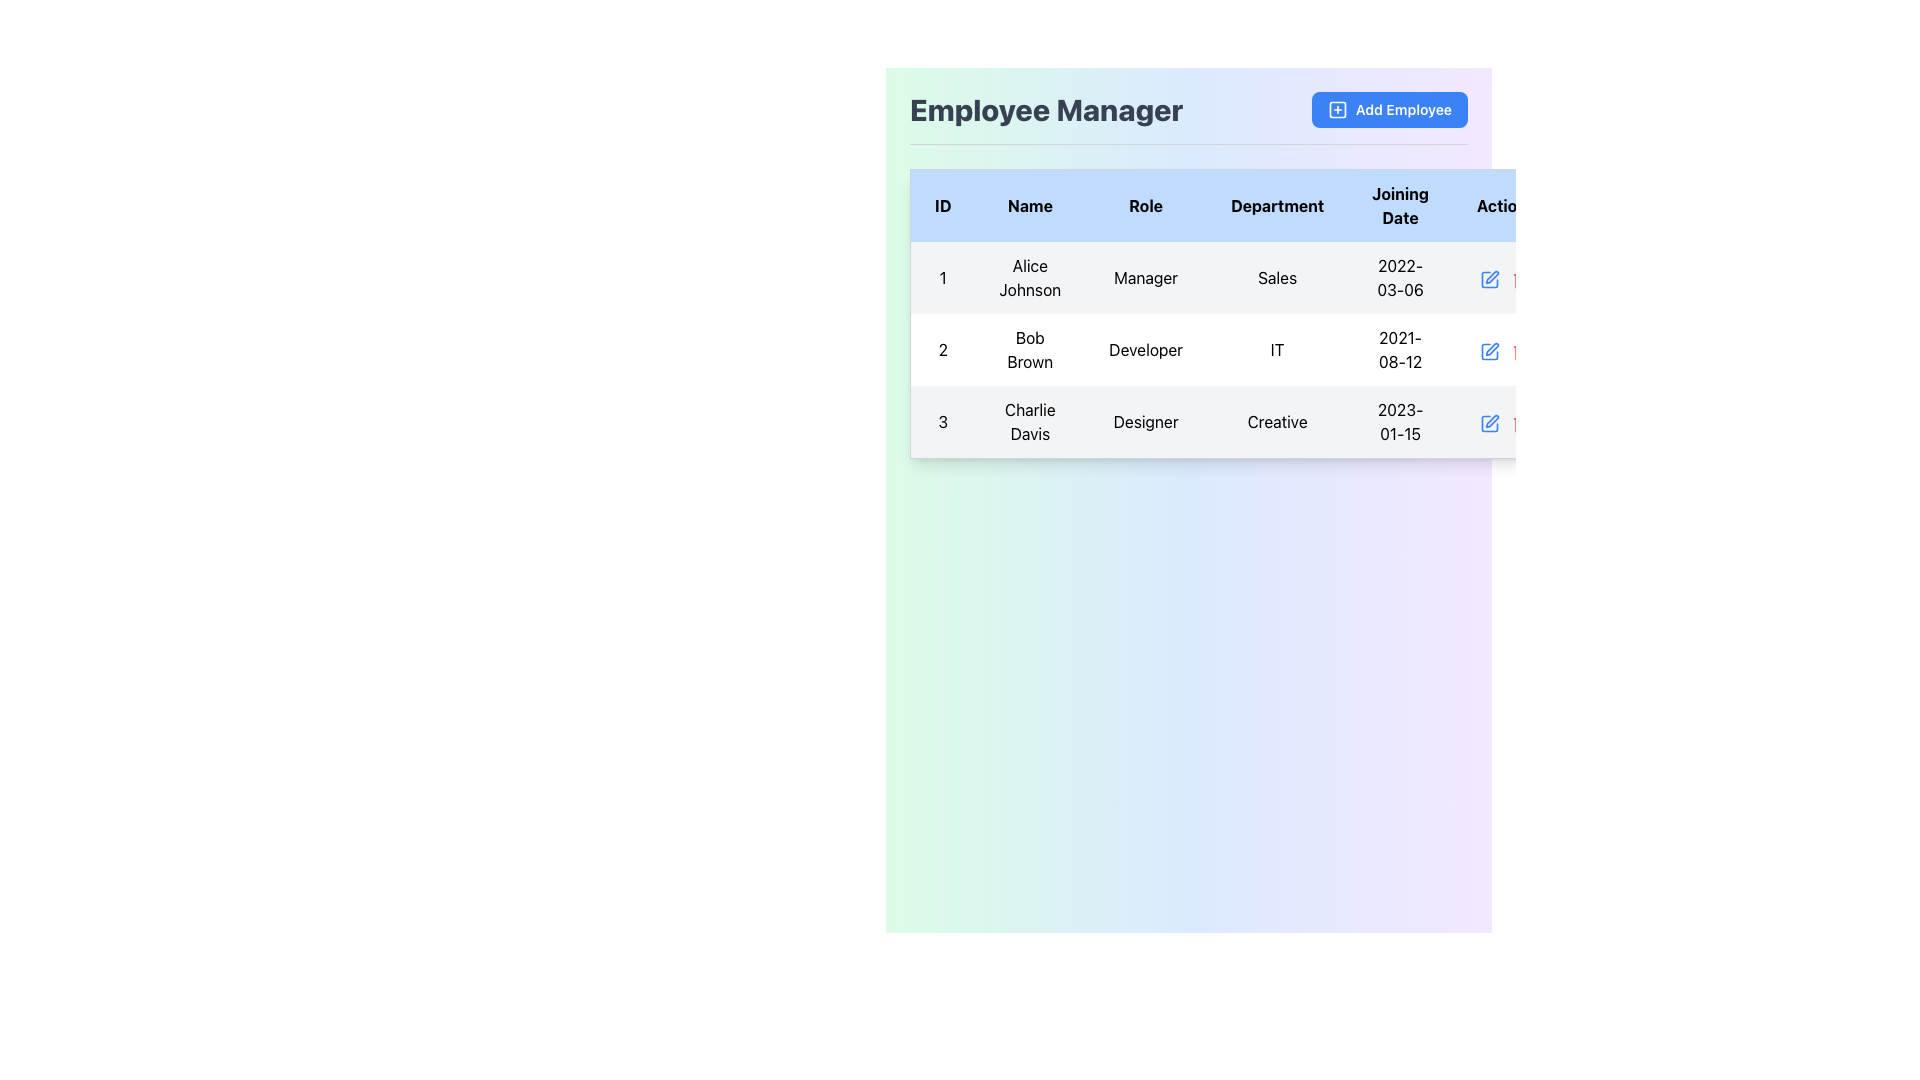  Describe the element at coordinates (941, 277) in the screenshot. I see `the static text element used for row numbering in the first column of the table, located at the top-left corner of the first cell` at that location.